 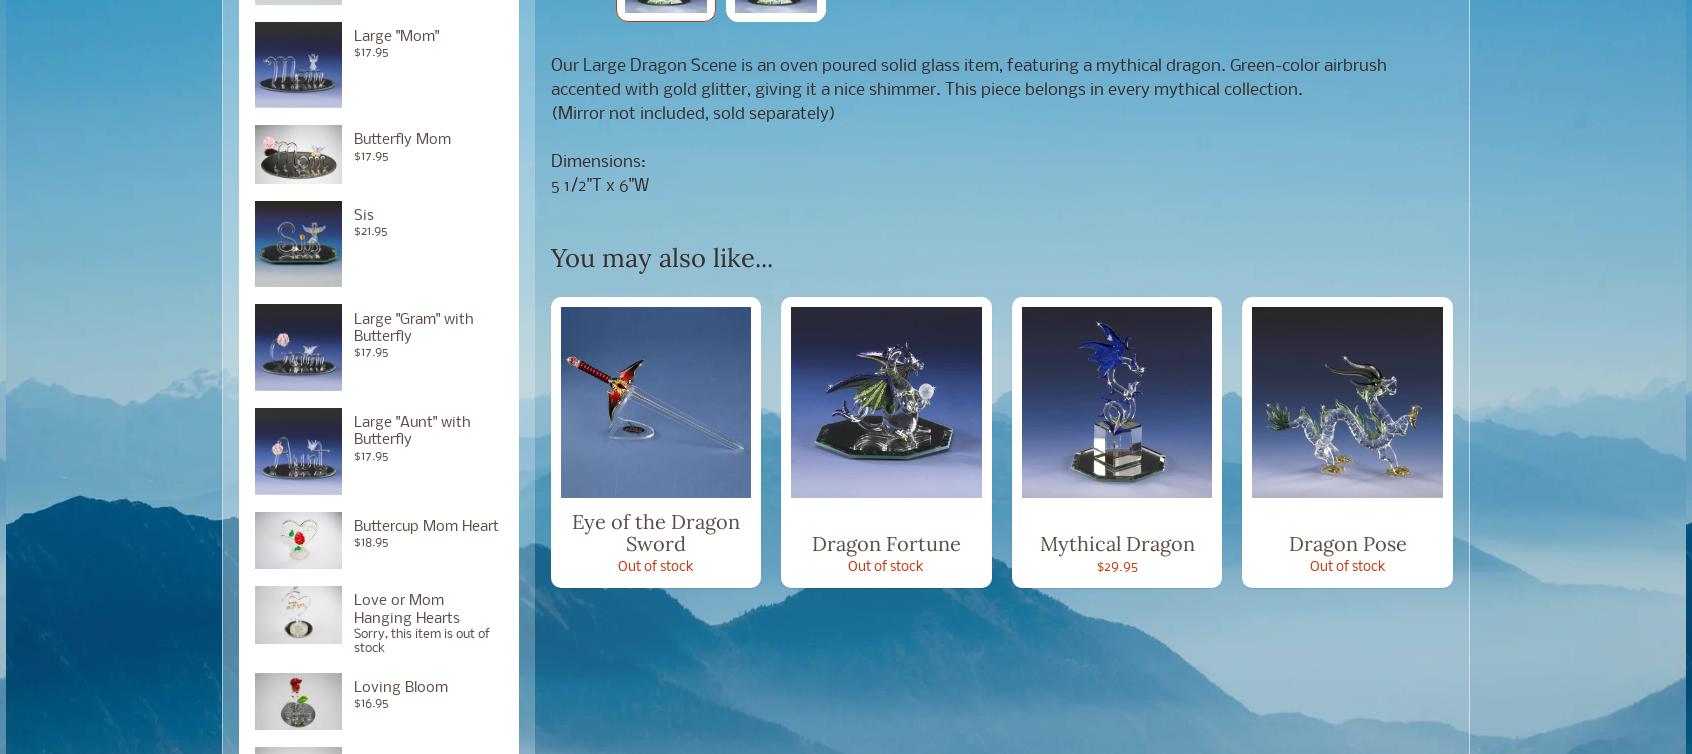 I want to click on 'Eye of the Dragon Sword', so click(x=570, y=531).